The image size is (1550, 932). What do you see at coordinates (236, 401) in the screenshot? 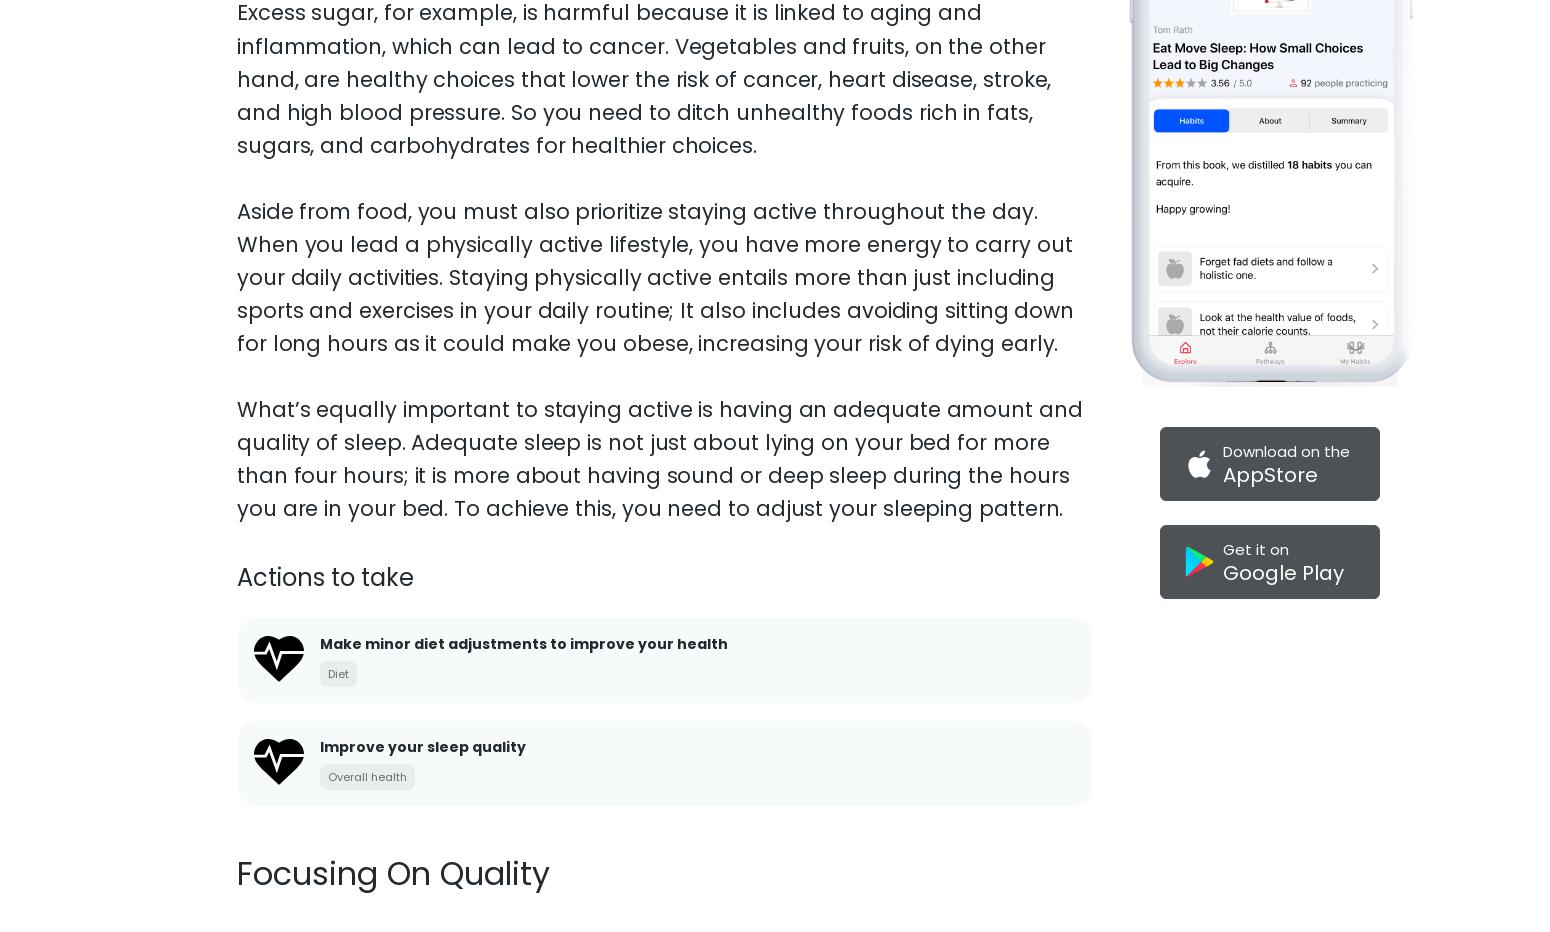
I see `'Healthy living can be challenging, so you must motivate yourself to practice healthy habits. If you want to motivate yourself to exercise regularly, for example, start with the part of the routine you enjoy most.'` at bounding box center [236, 401].